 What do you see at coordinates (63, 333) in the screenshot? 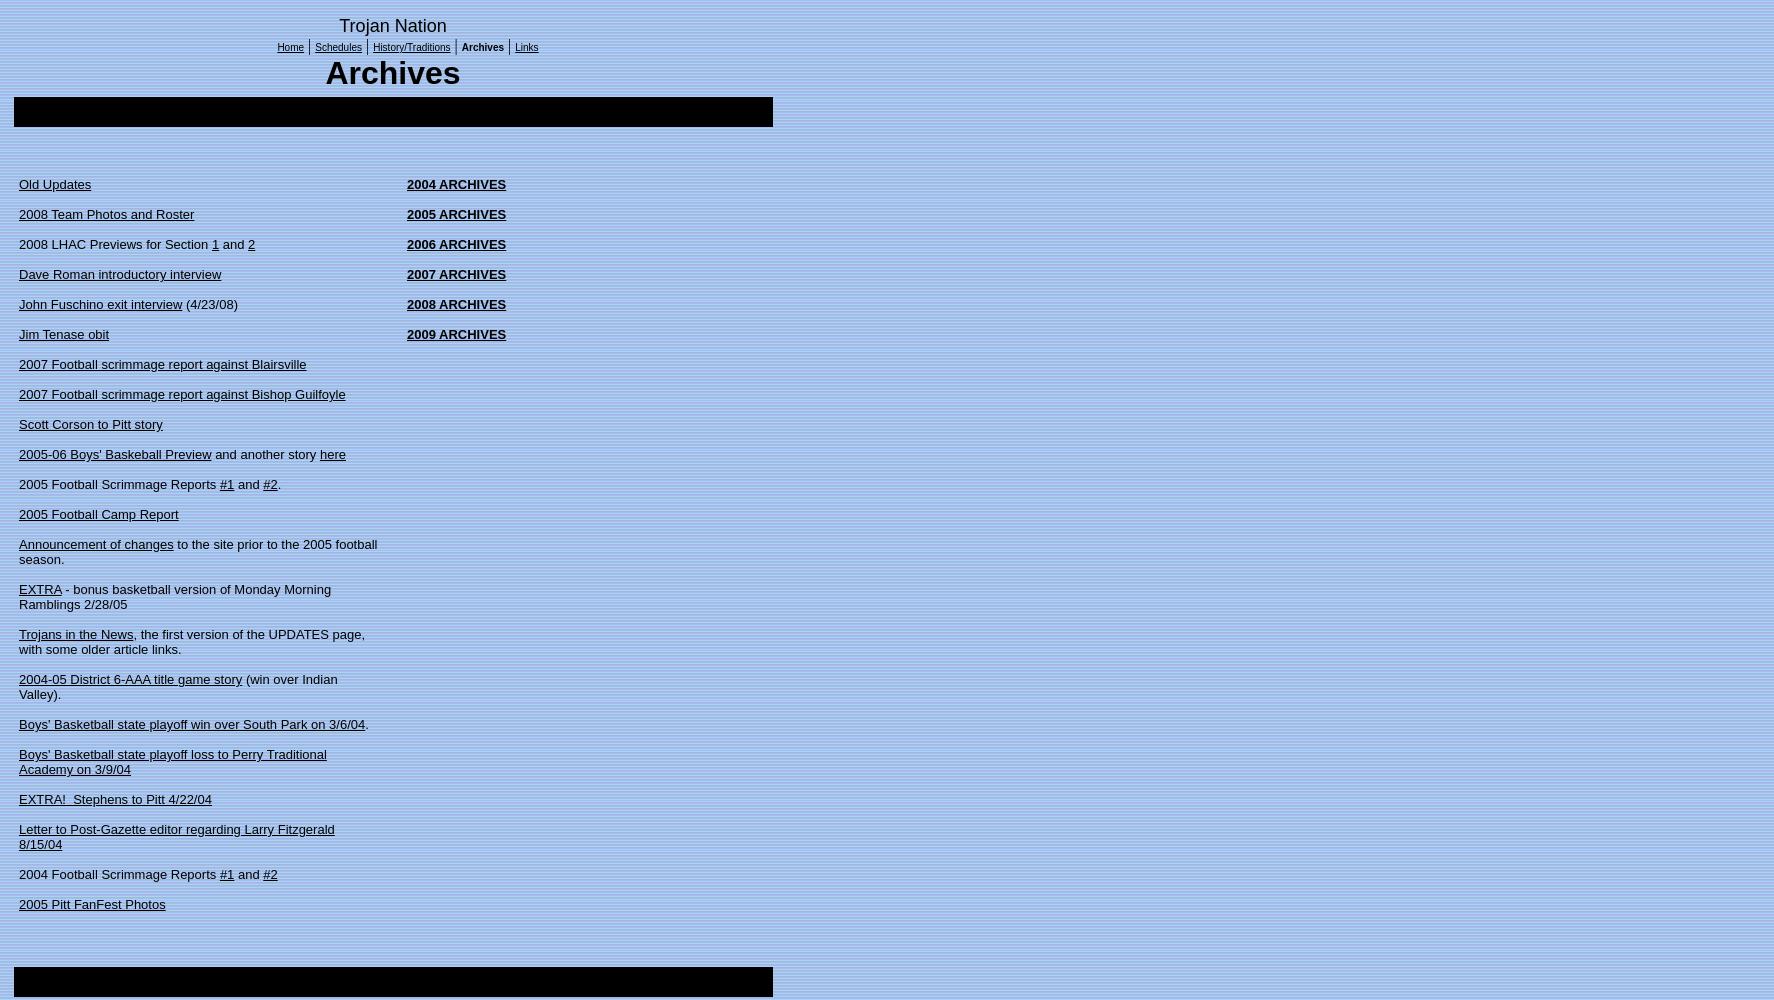
I see `'Jim Tenase obit'` at bounding box center [63, 333].